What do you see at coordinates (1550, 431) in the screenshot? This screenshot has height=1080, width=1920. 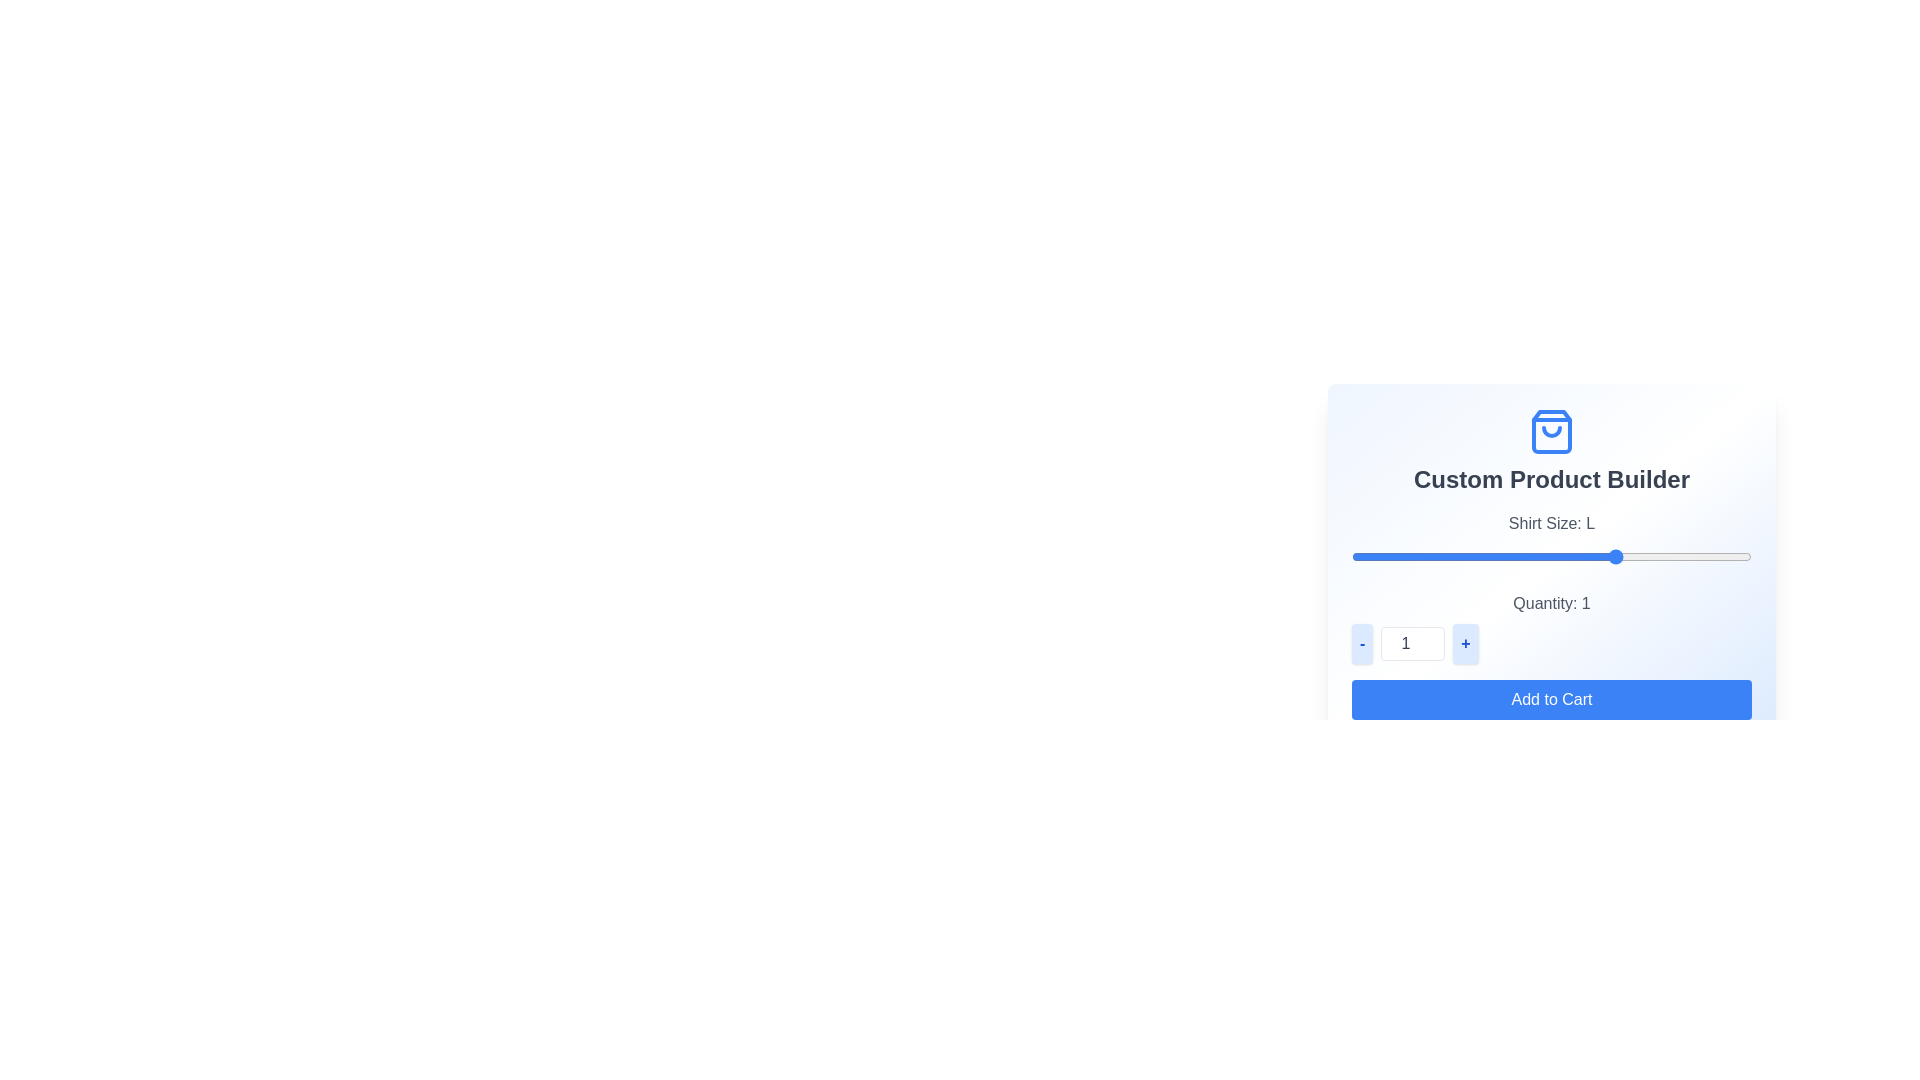 I see `the shopping bag icon with a smooth blue outline located at the top center of the 'Custom Product Builder' section, directly above the text 'Custom Product Builder'` at bounding box center [1550, 431].